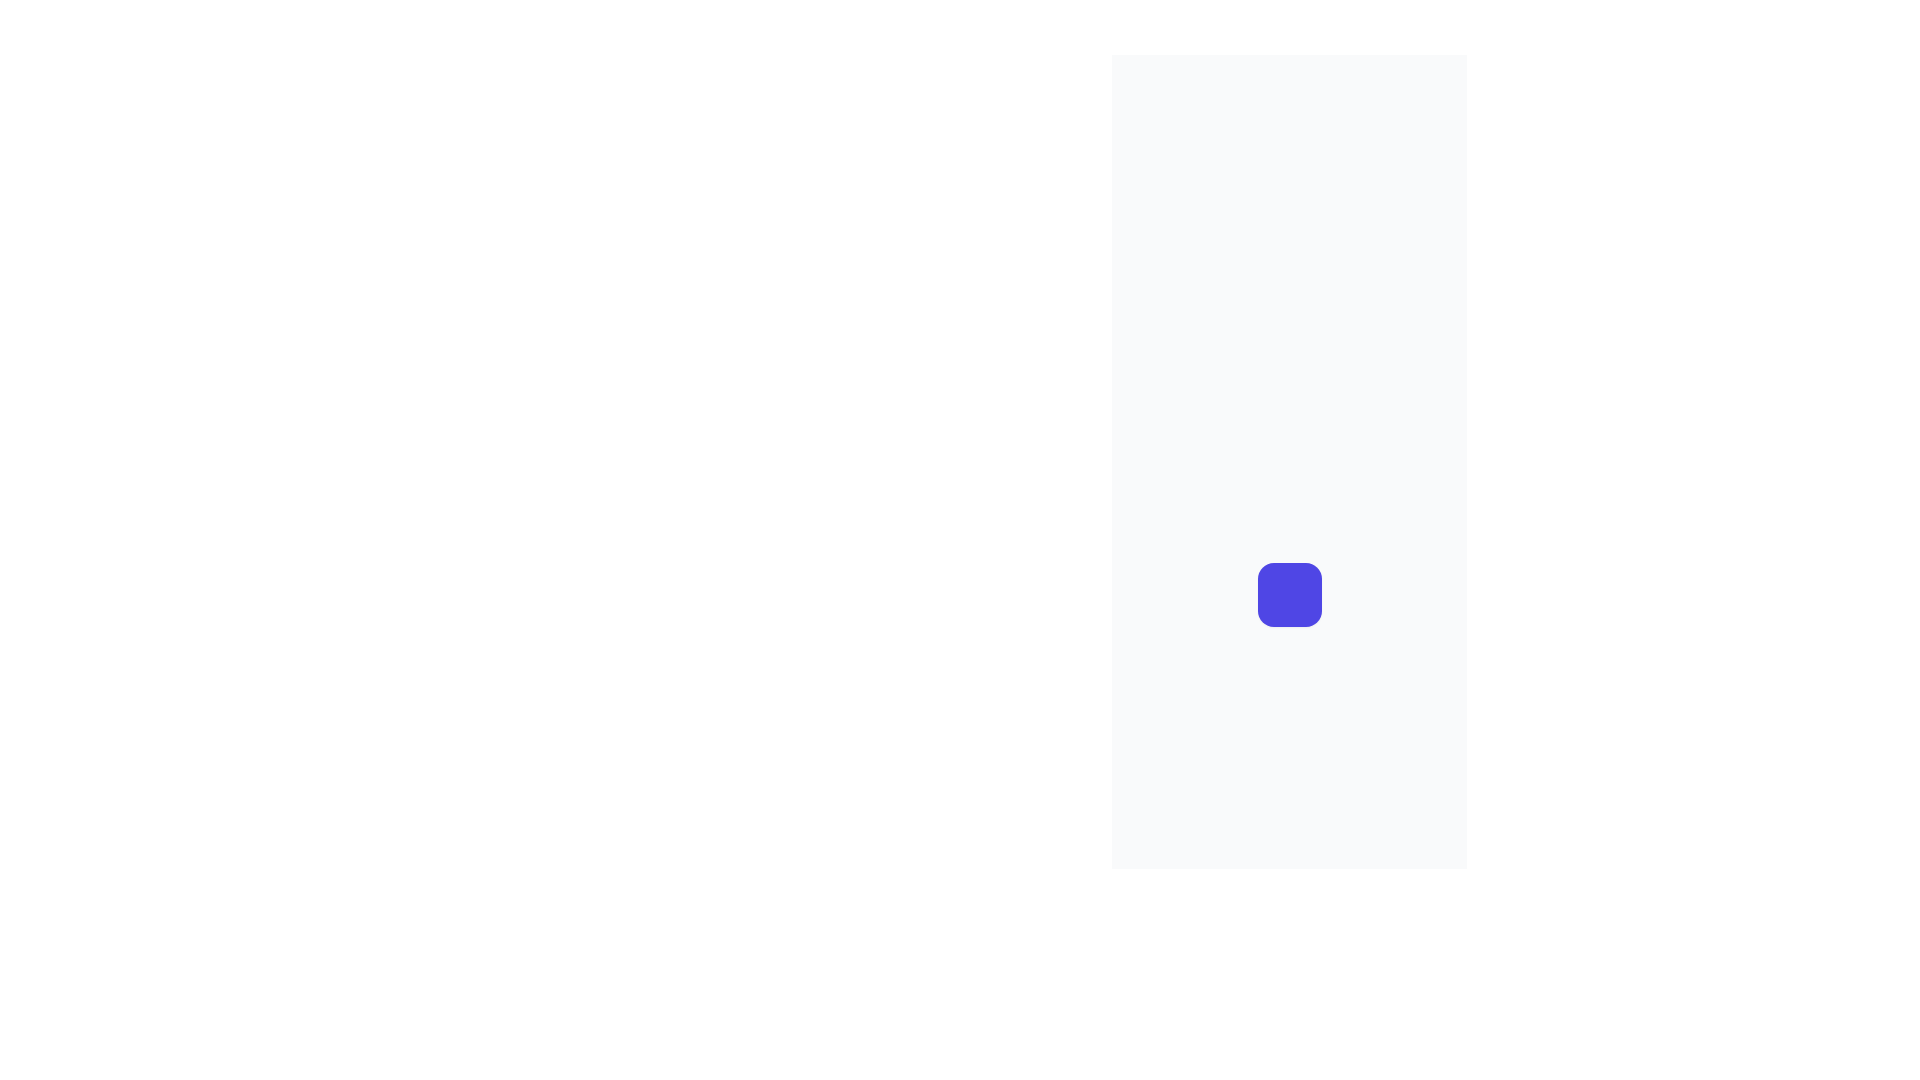  Describe the element at coordinates (1289, 593) in the screenshot. I see `the interactive square with rounded edges that has a purple background` at that location.